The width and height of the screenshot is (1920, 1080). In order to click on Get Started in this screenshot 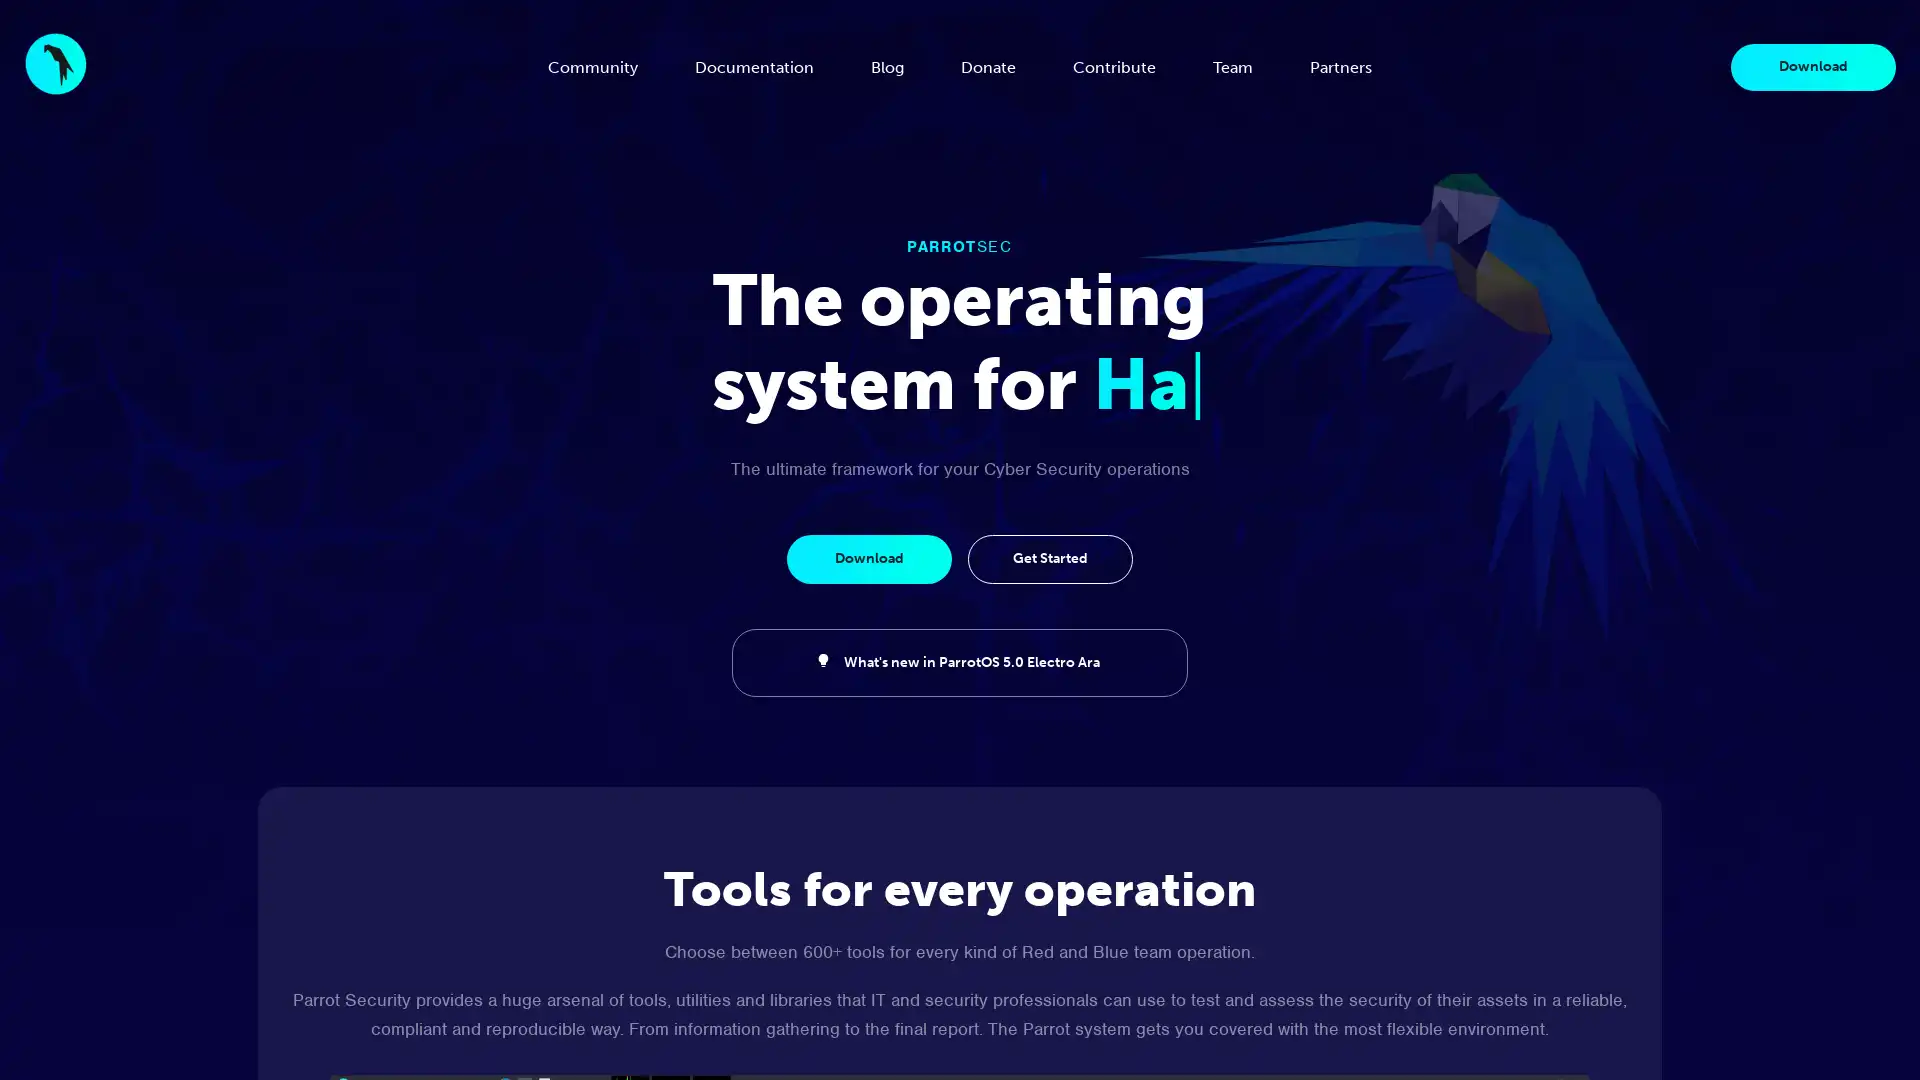, I will do `click(1049, 559)`.